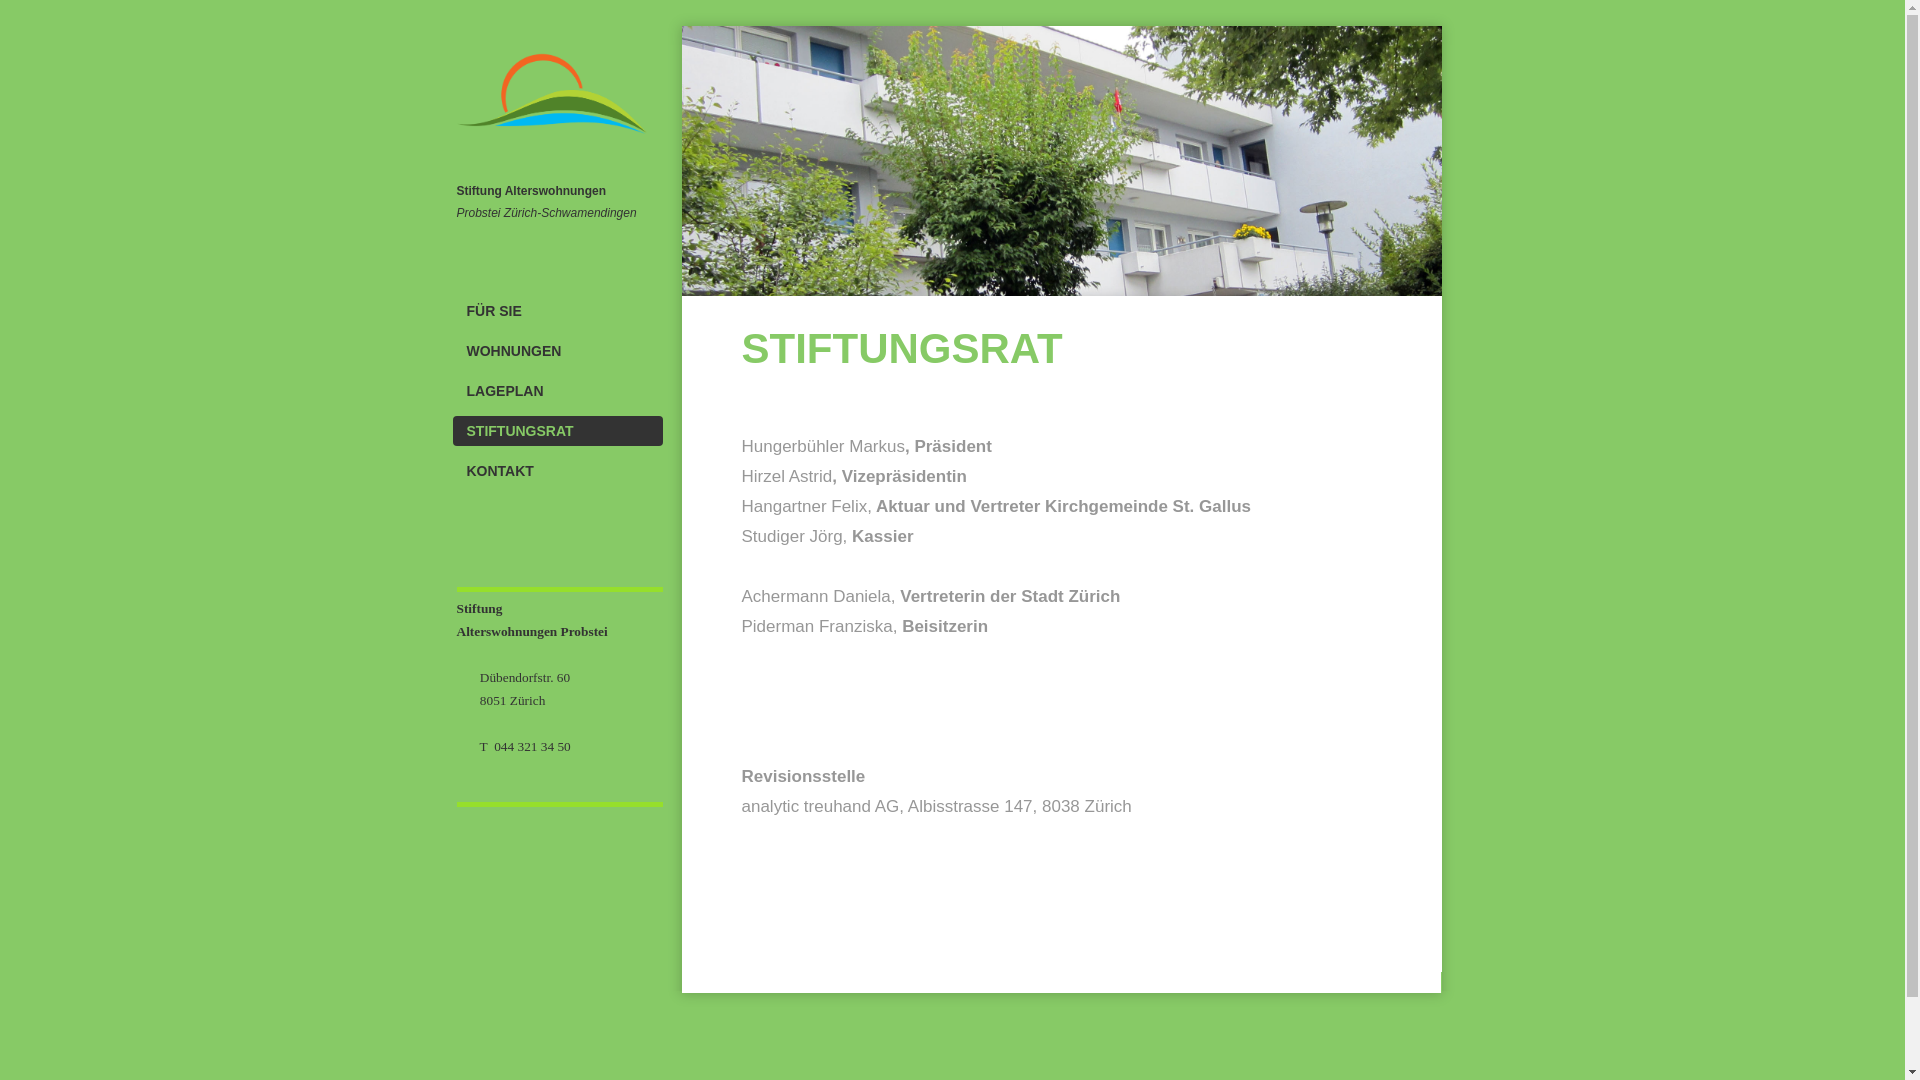 The height and width of the screenshot is (1080, 1920). Describe the element at coordinates (556, 470) in the screenshot. I see `'KONTAKT'` at that location.